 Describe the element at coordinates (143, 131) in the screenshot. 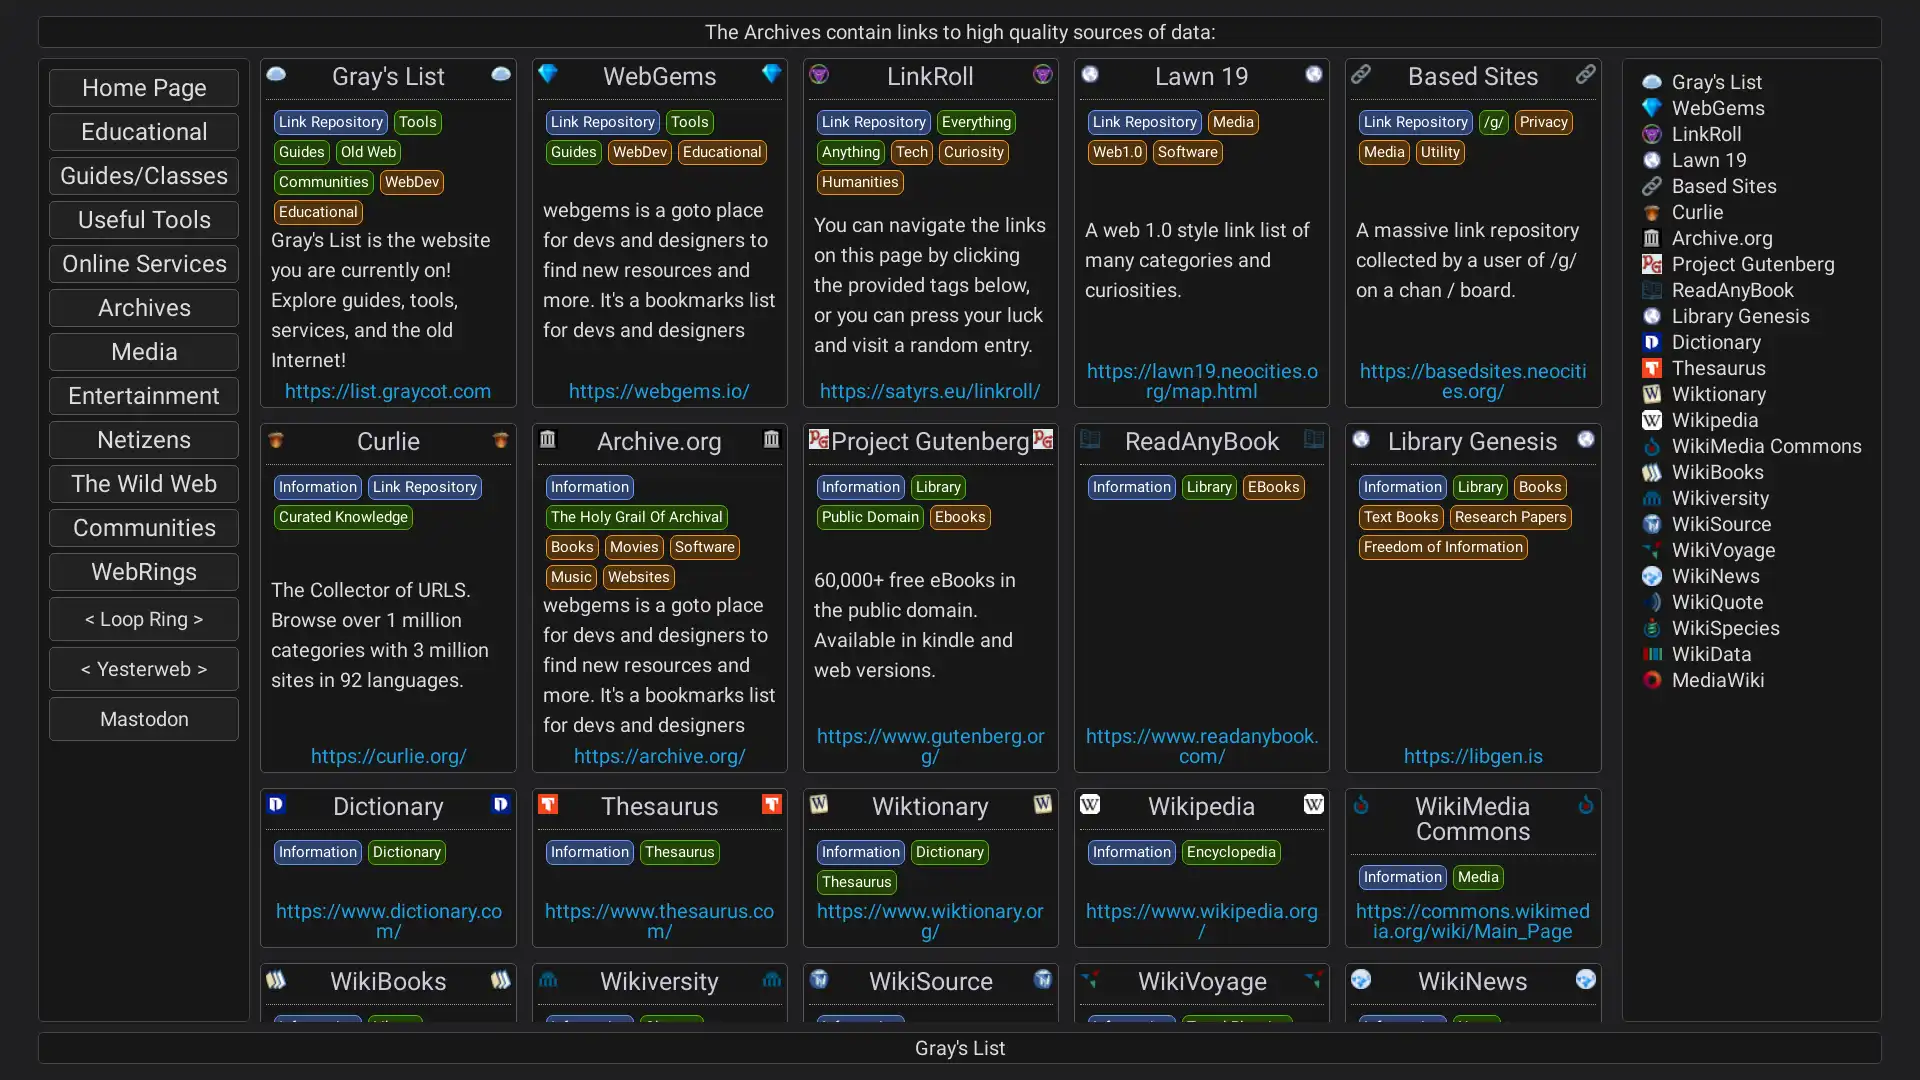

I see `Educational` at that location.